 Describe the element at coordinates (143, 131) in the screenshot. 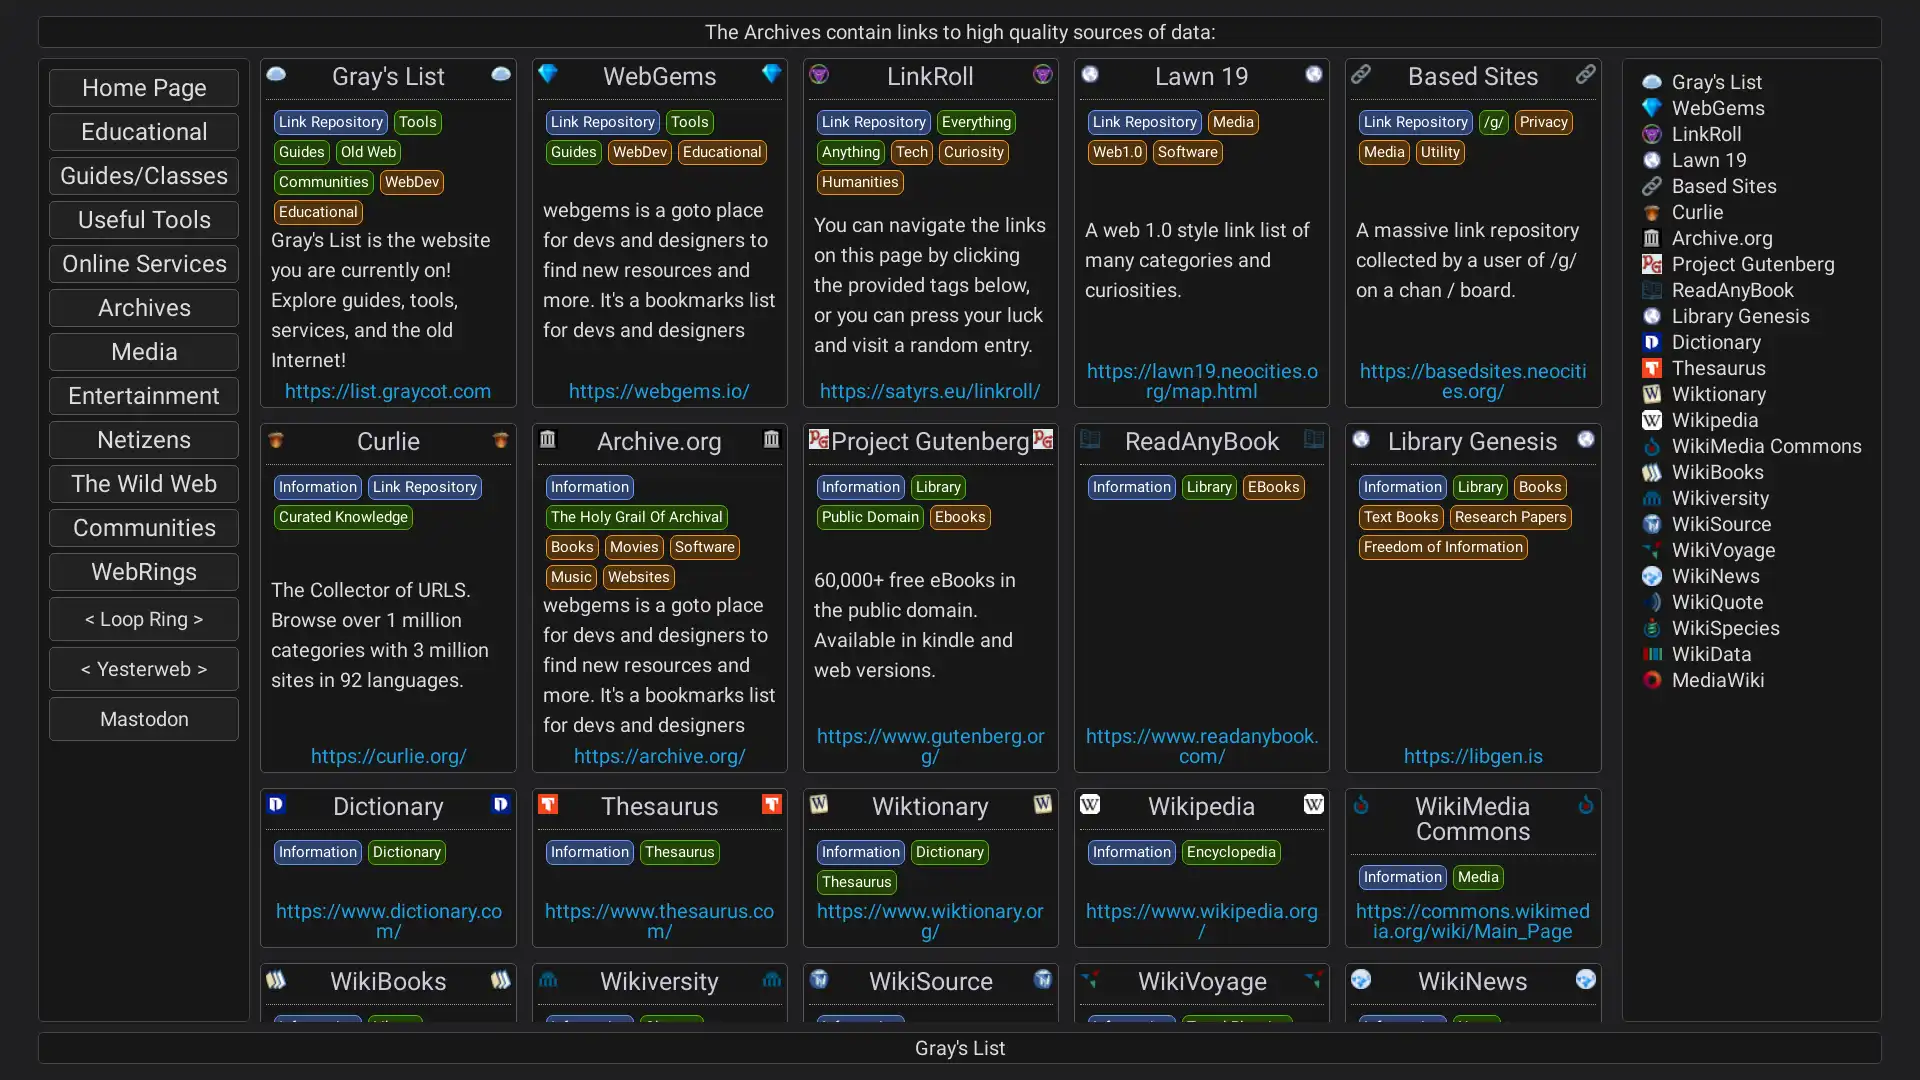

I see `Educational` at that location.